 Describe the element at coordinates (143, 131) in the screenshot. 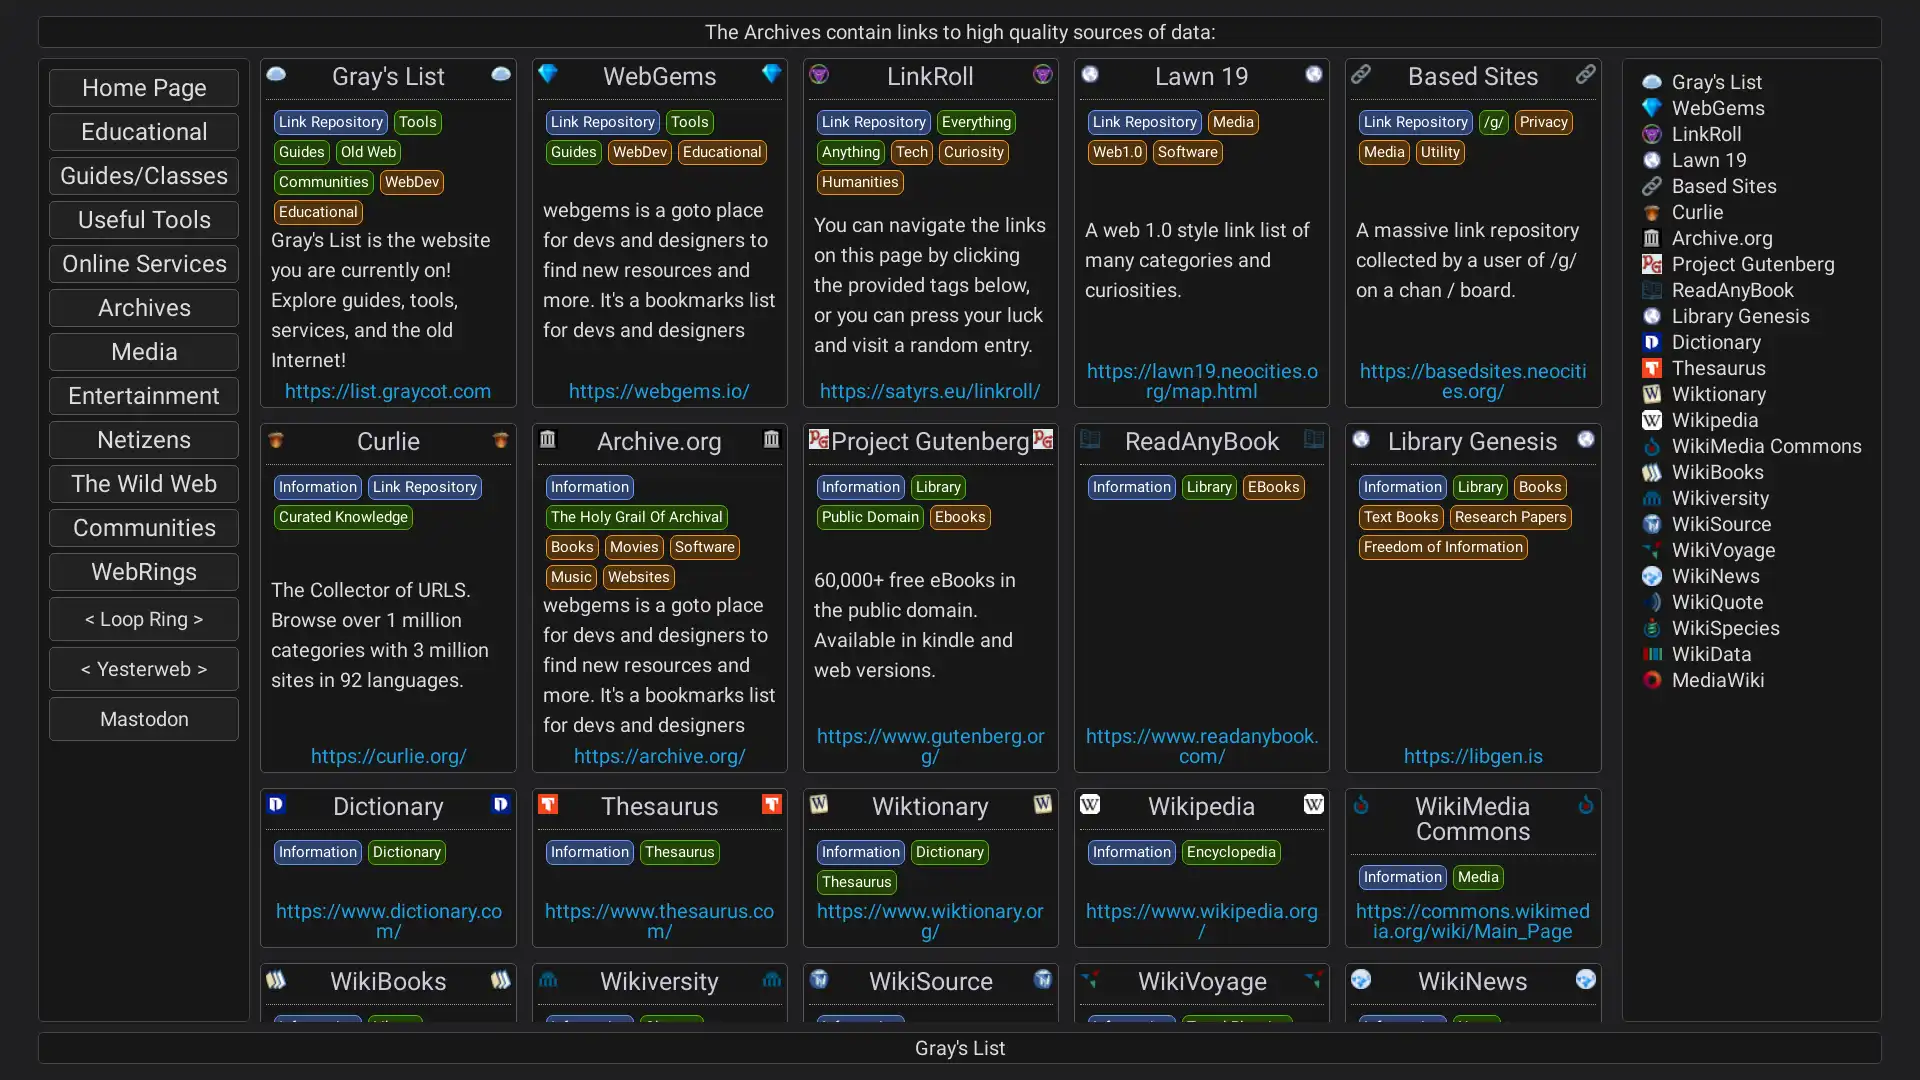

I see `Educational` at that location.